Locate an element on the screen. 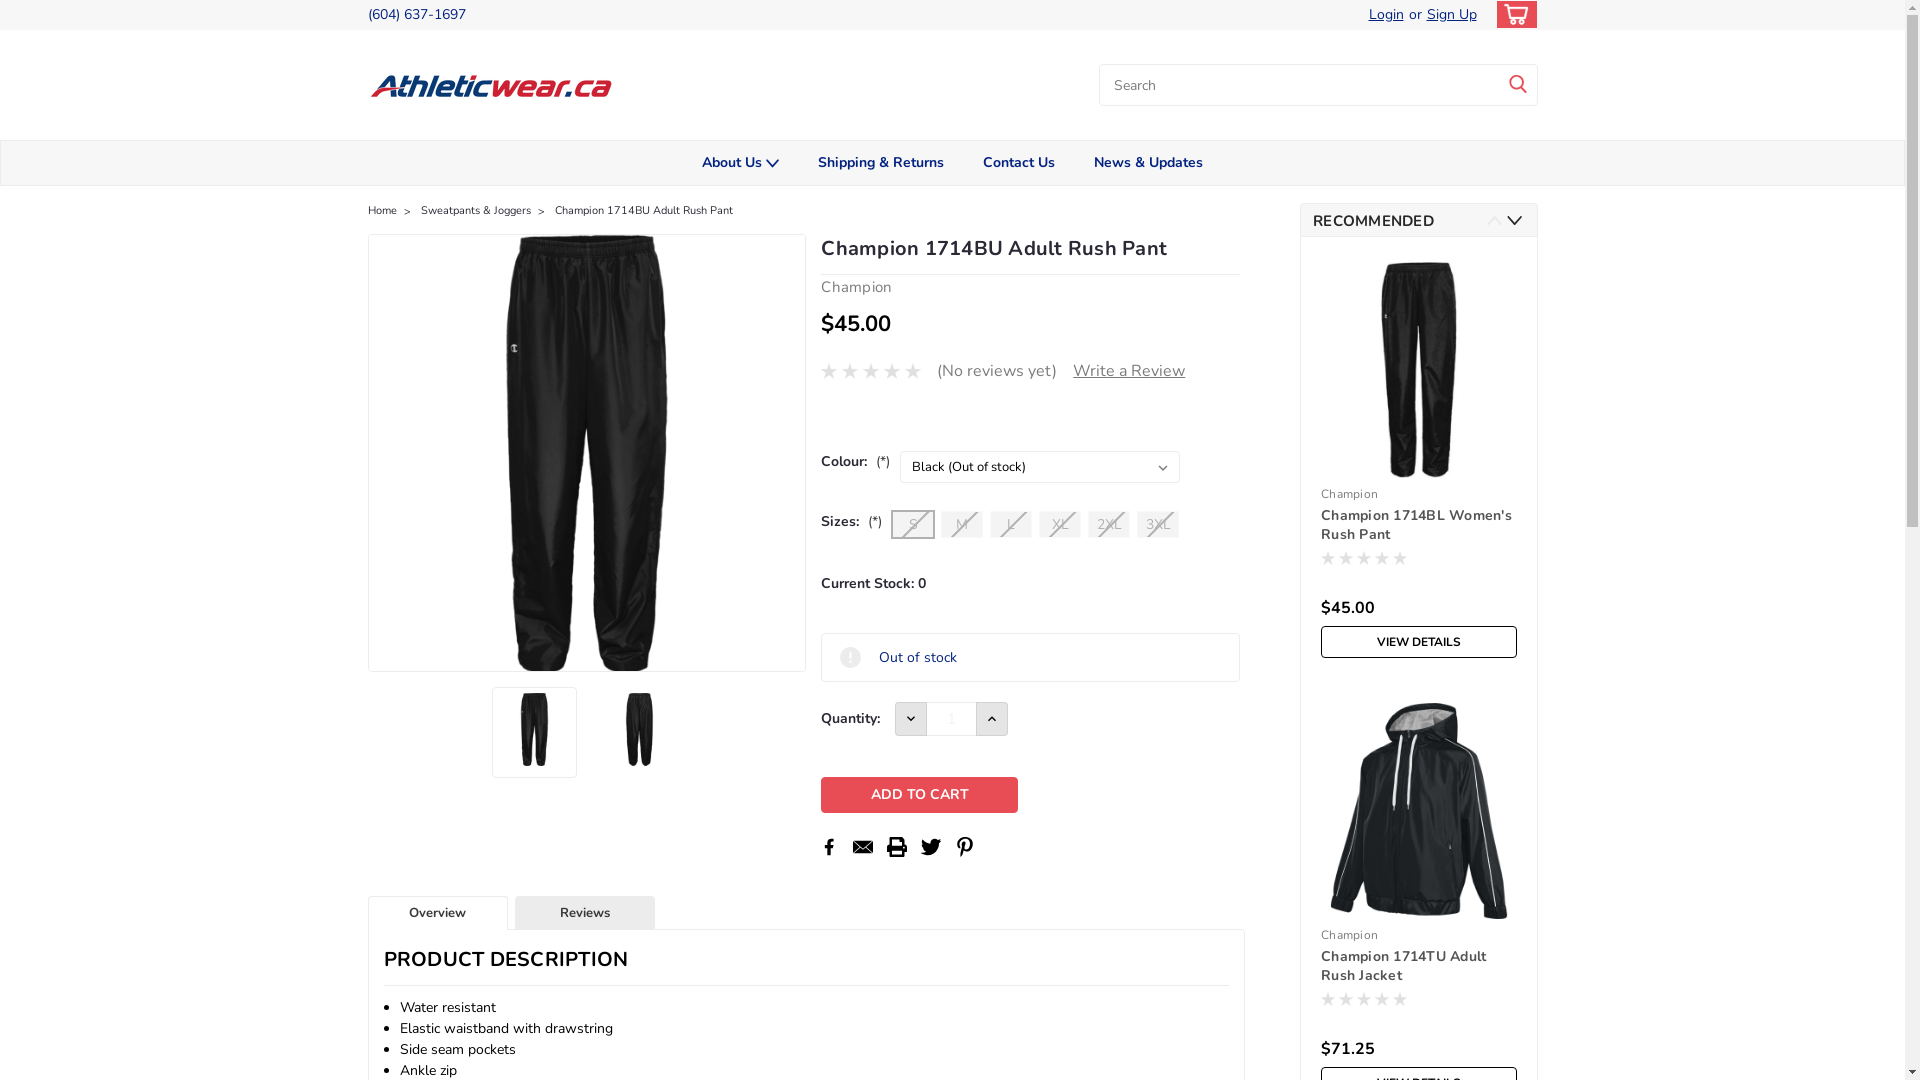 The width and height of the screenshot is (1920, 1080). 'Champion' is located at coordinates (1349, 934).